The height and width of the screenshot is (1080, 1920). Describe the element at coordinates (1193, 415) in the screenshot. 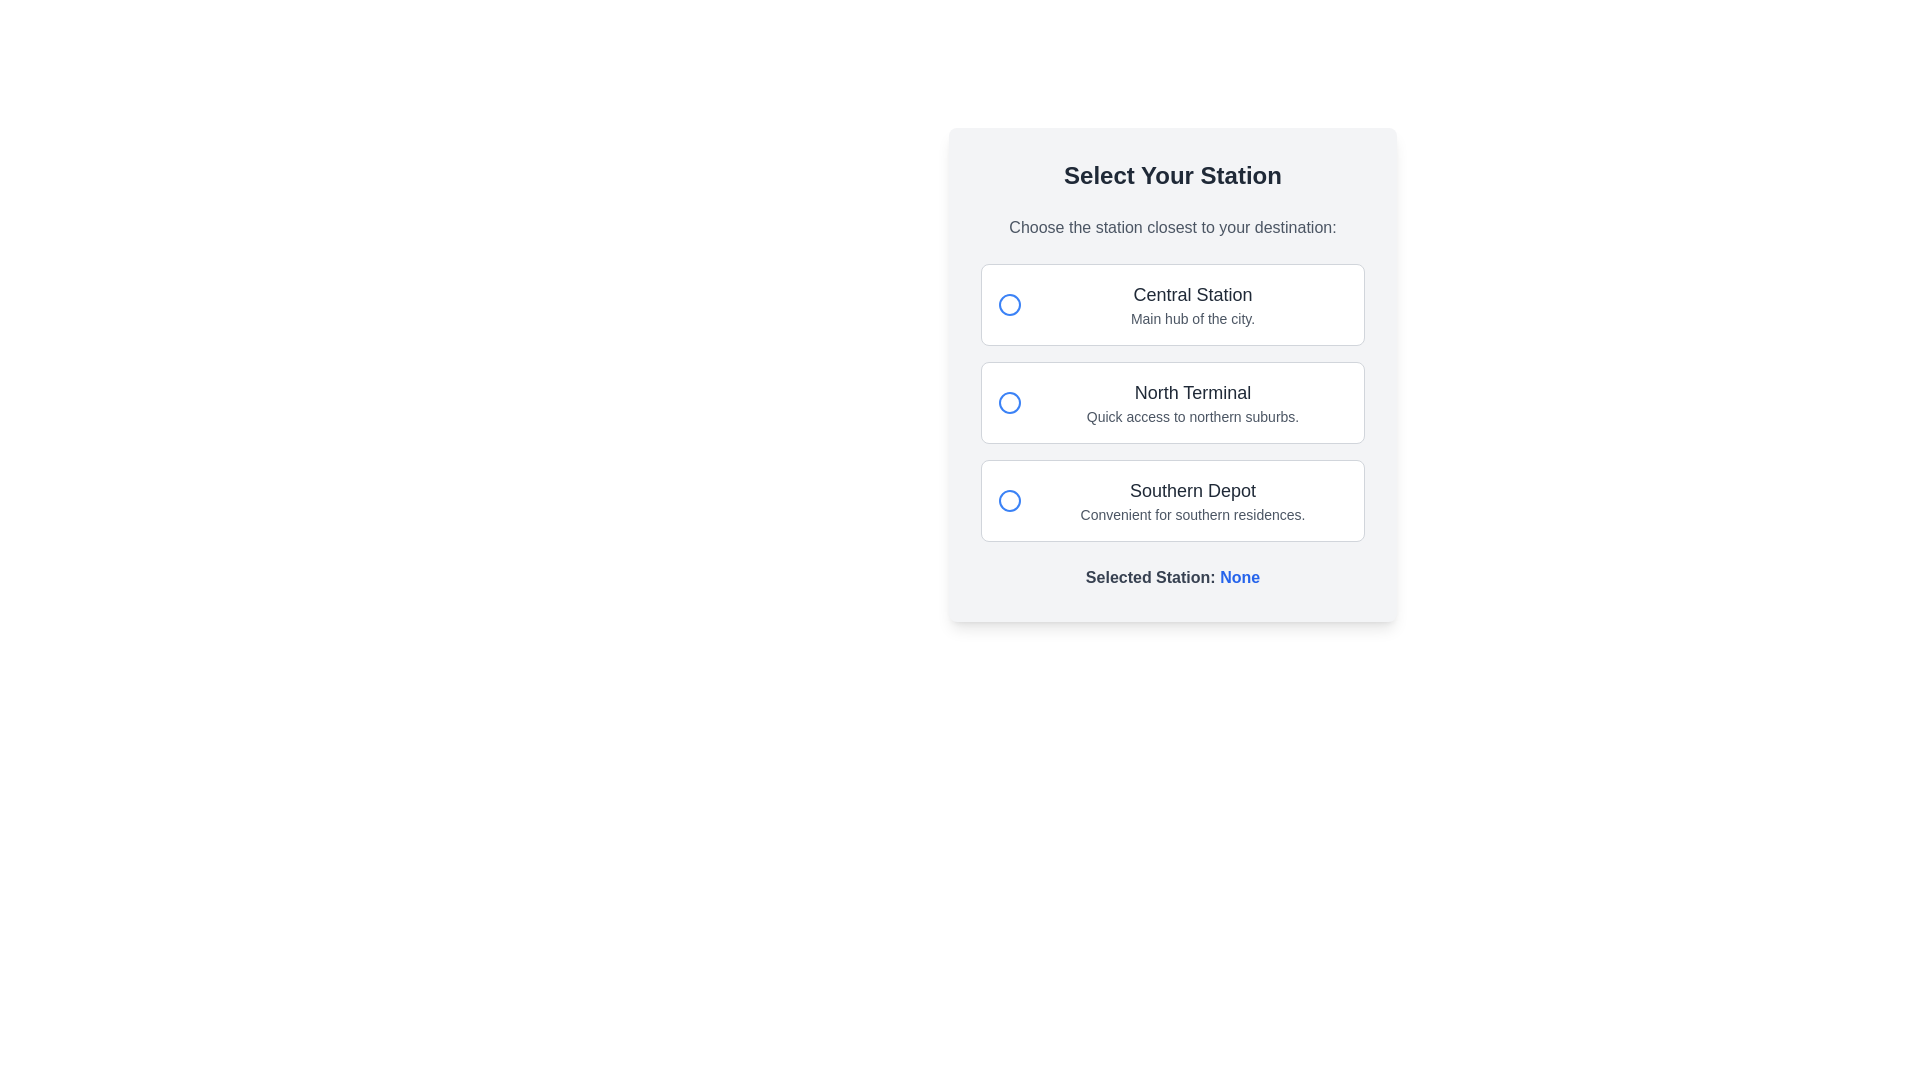

I see `the text element that reads 'Quick access to northern suburbs.', which is located directly beneath the heading 'North Terminal'` at that location.